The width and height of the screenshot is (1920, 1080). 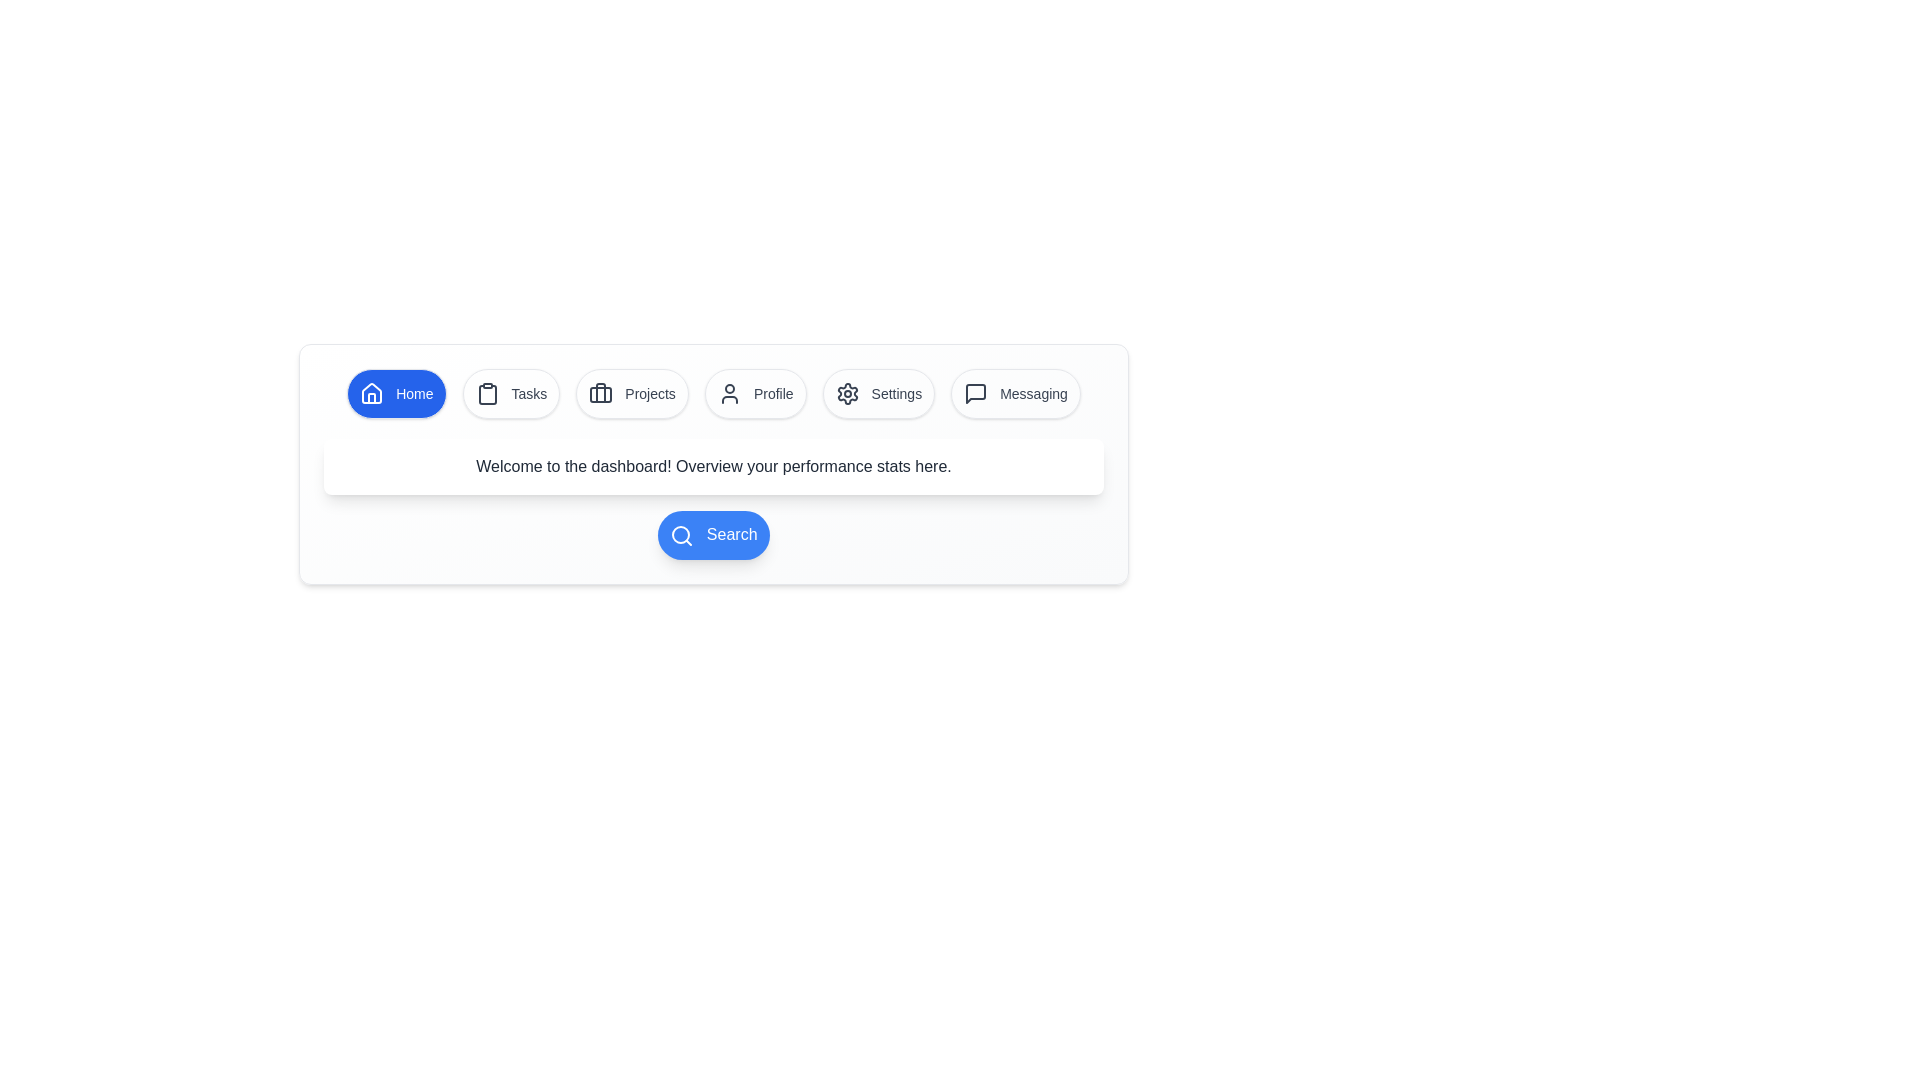 What do you see at coordinates (847, 393) in the screenshot?
I see `the settings icon located to the left of the 'Settings' label in the navigation bar` at bounding box center [847, 393].